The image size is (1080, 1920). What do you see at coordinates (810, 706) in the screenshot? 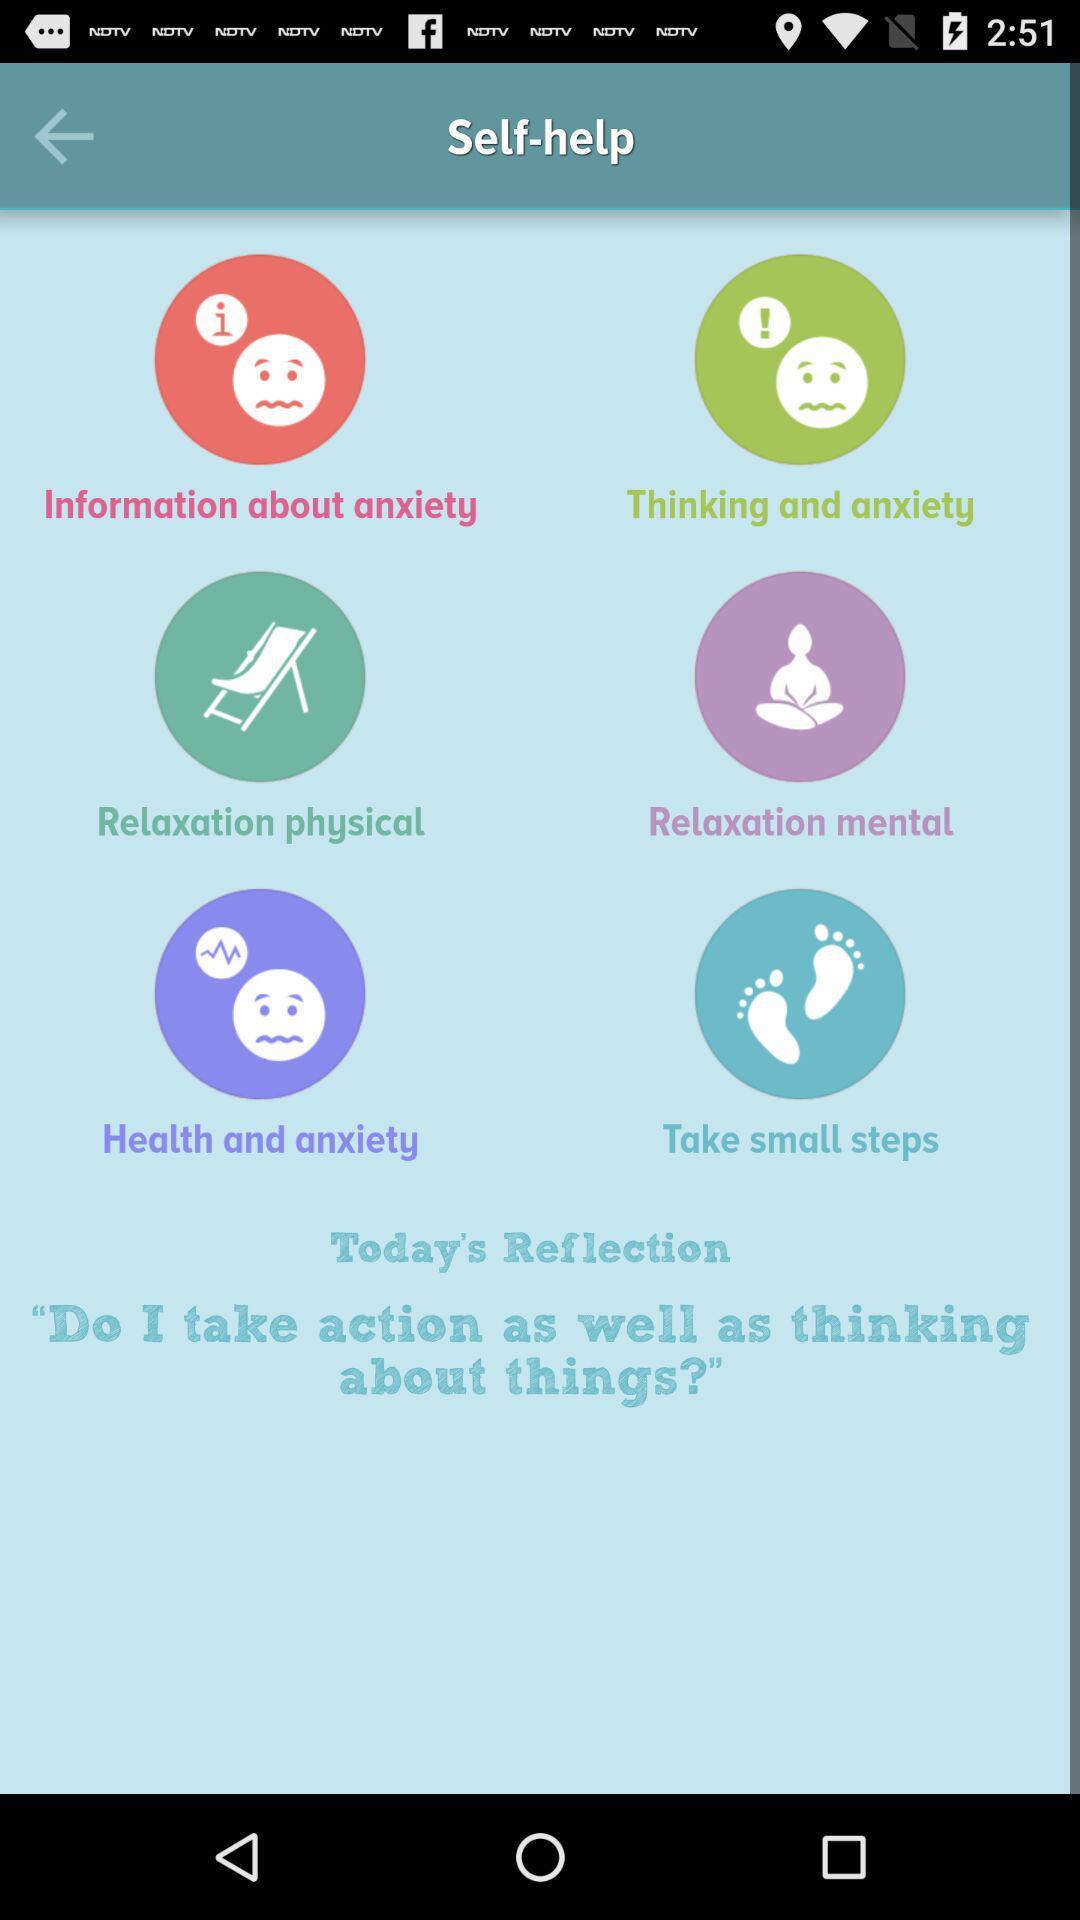
I see `the item next to relaxation physical item` at bounding box center [810, 706].